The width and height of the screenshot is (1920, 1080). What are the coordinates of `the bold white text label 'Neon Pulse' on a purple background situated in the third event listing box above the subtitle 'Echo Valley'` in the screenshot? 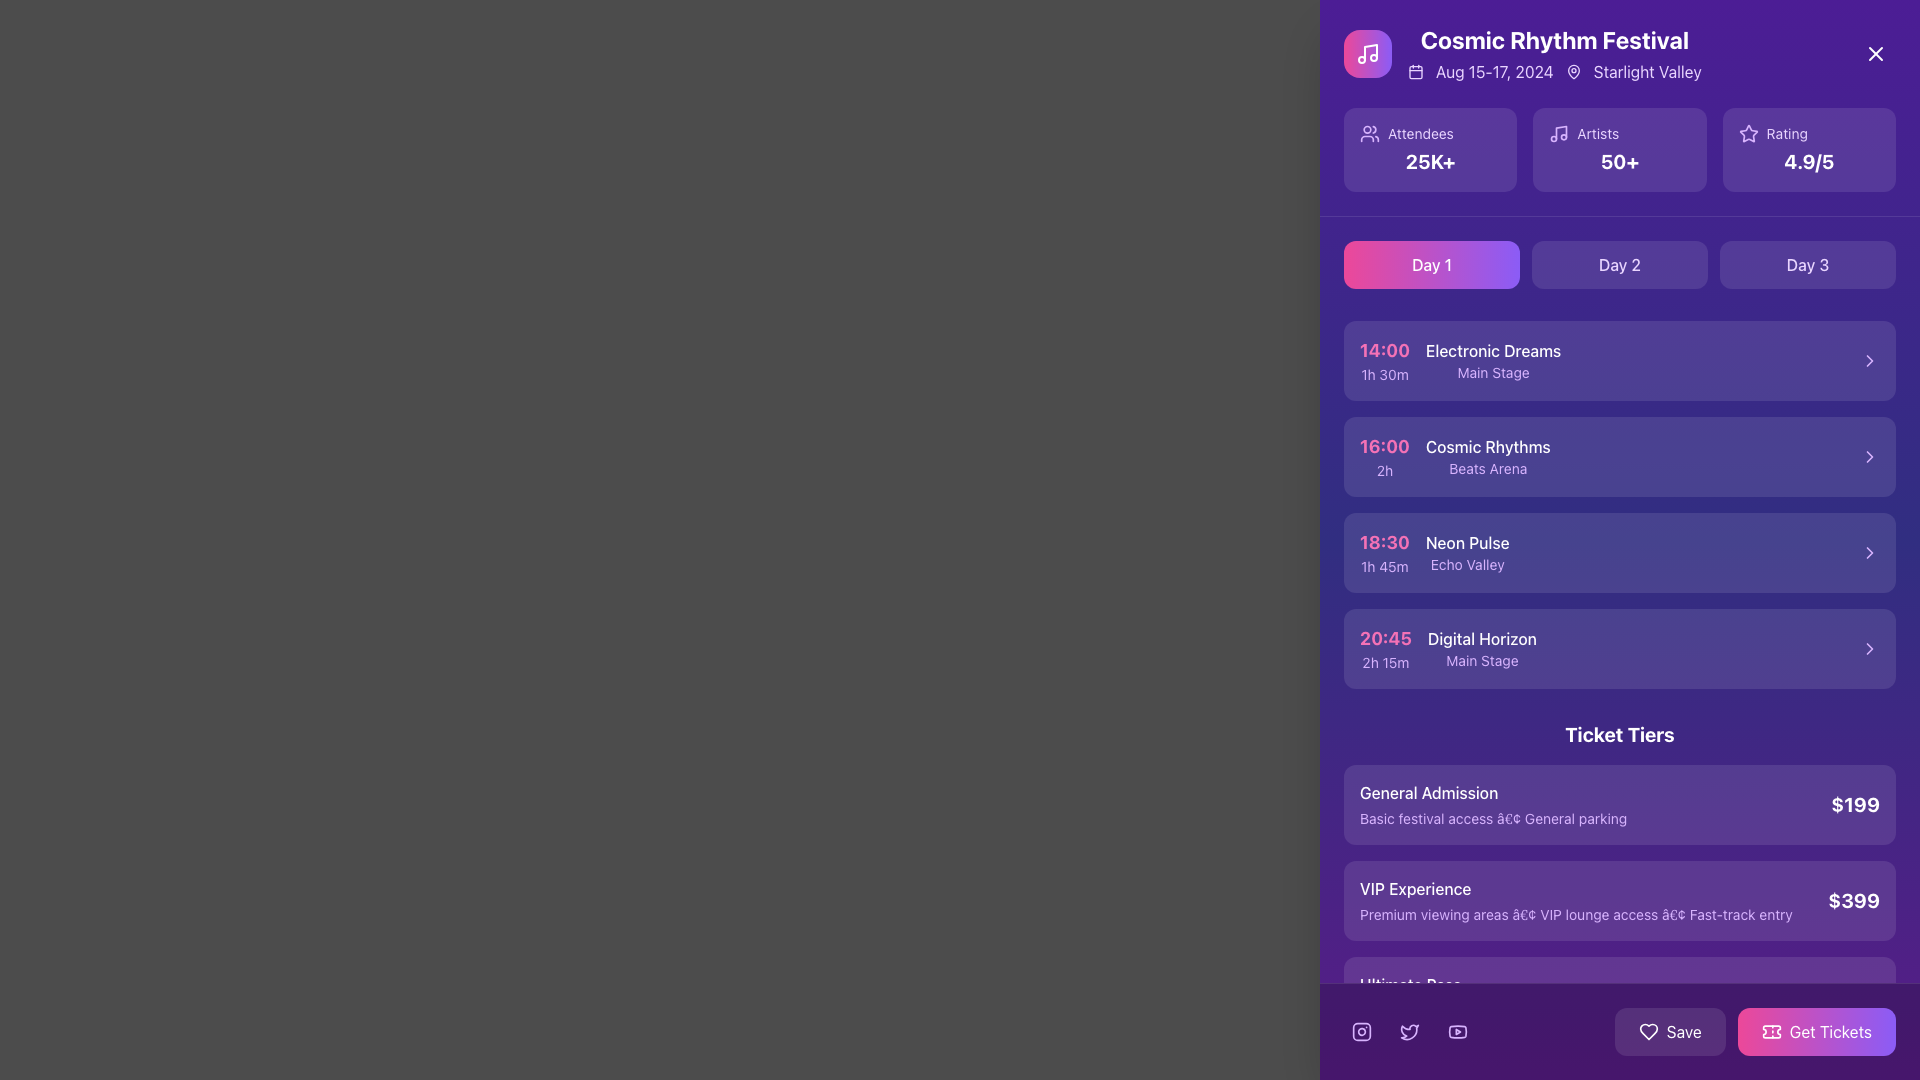 It's located at (1467, 543).